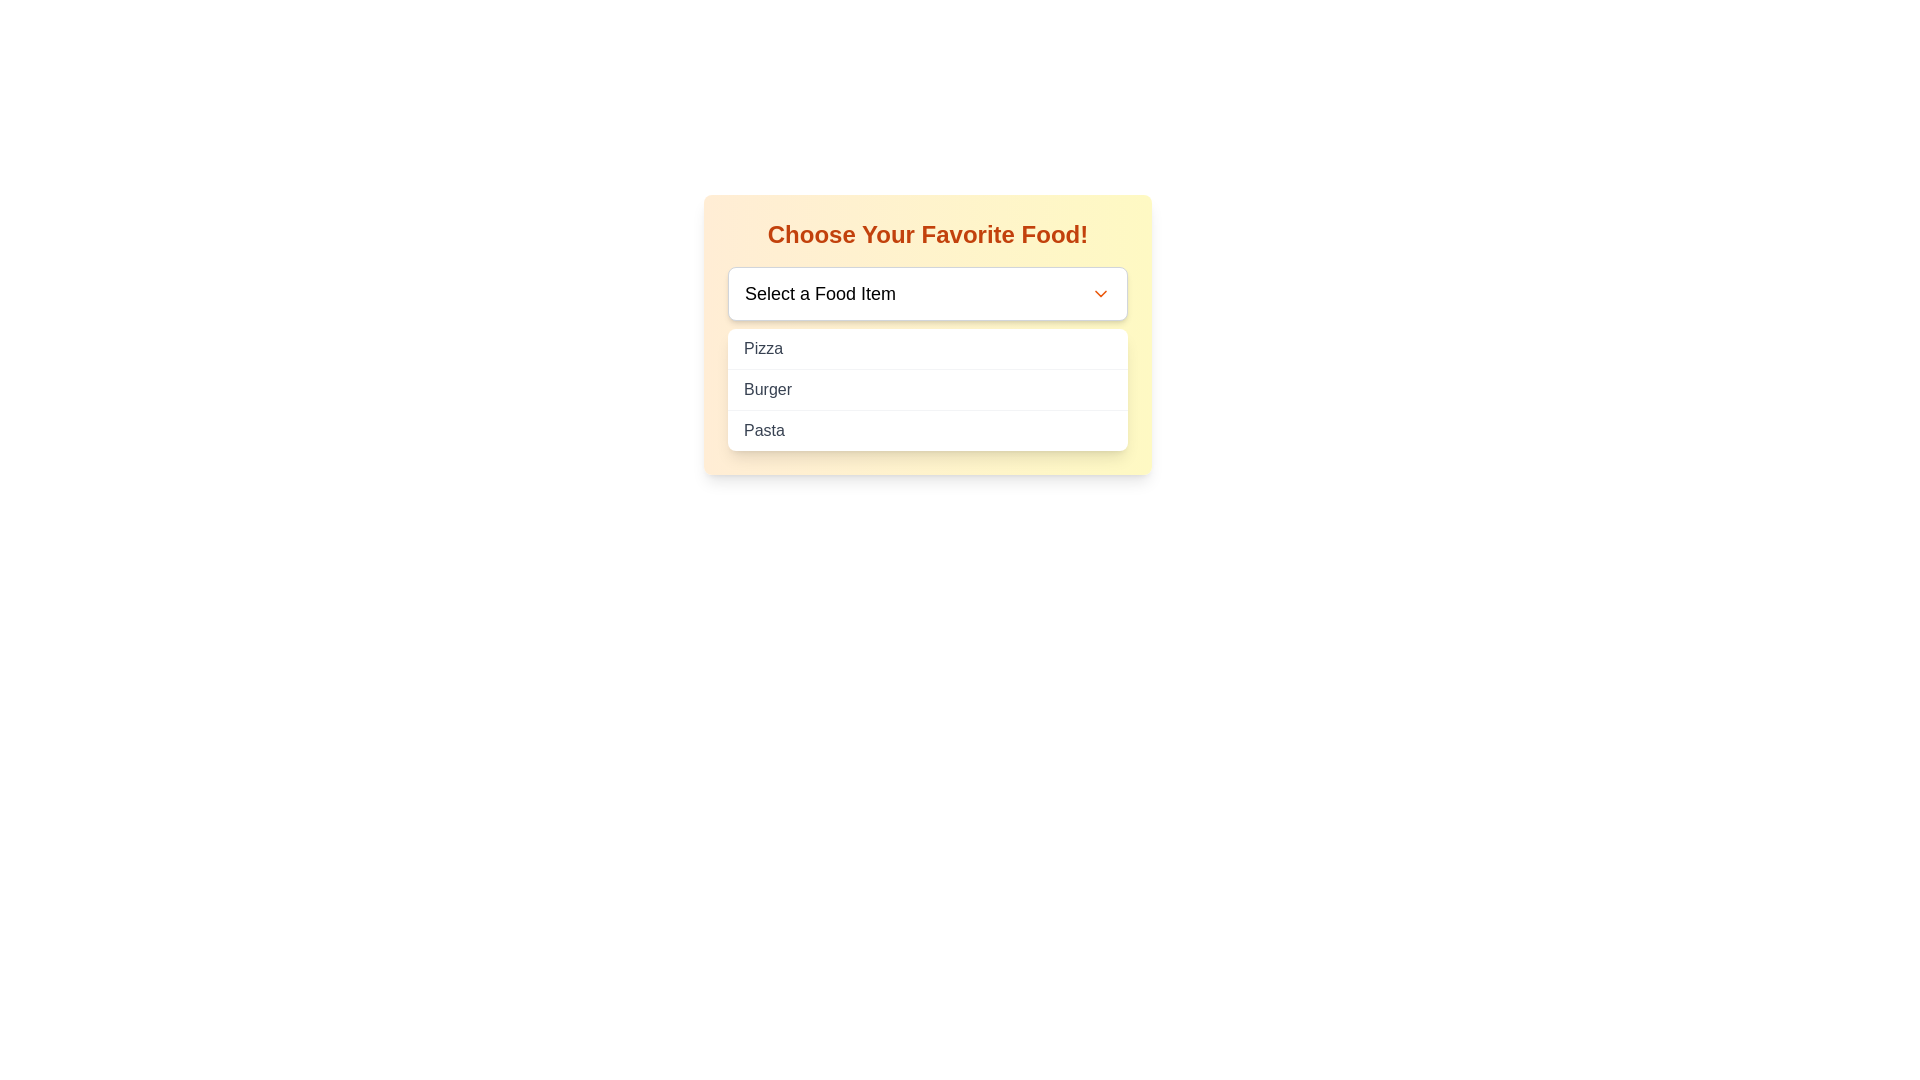  I want to click on the text label displaying 'Pasta' in a dark gray font, which is located in the third row of the dropdown menu under 'Select a Food Item', so click(763, 430).